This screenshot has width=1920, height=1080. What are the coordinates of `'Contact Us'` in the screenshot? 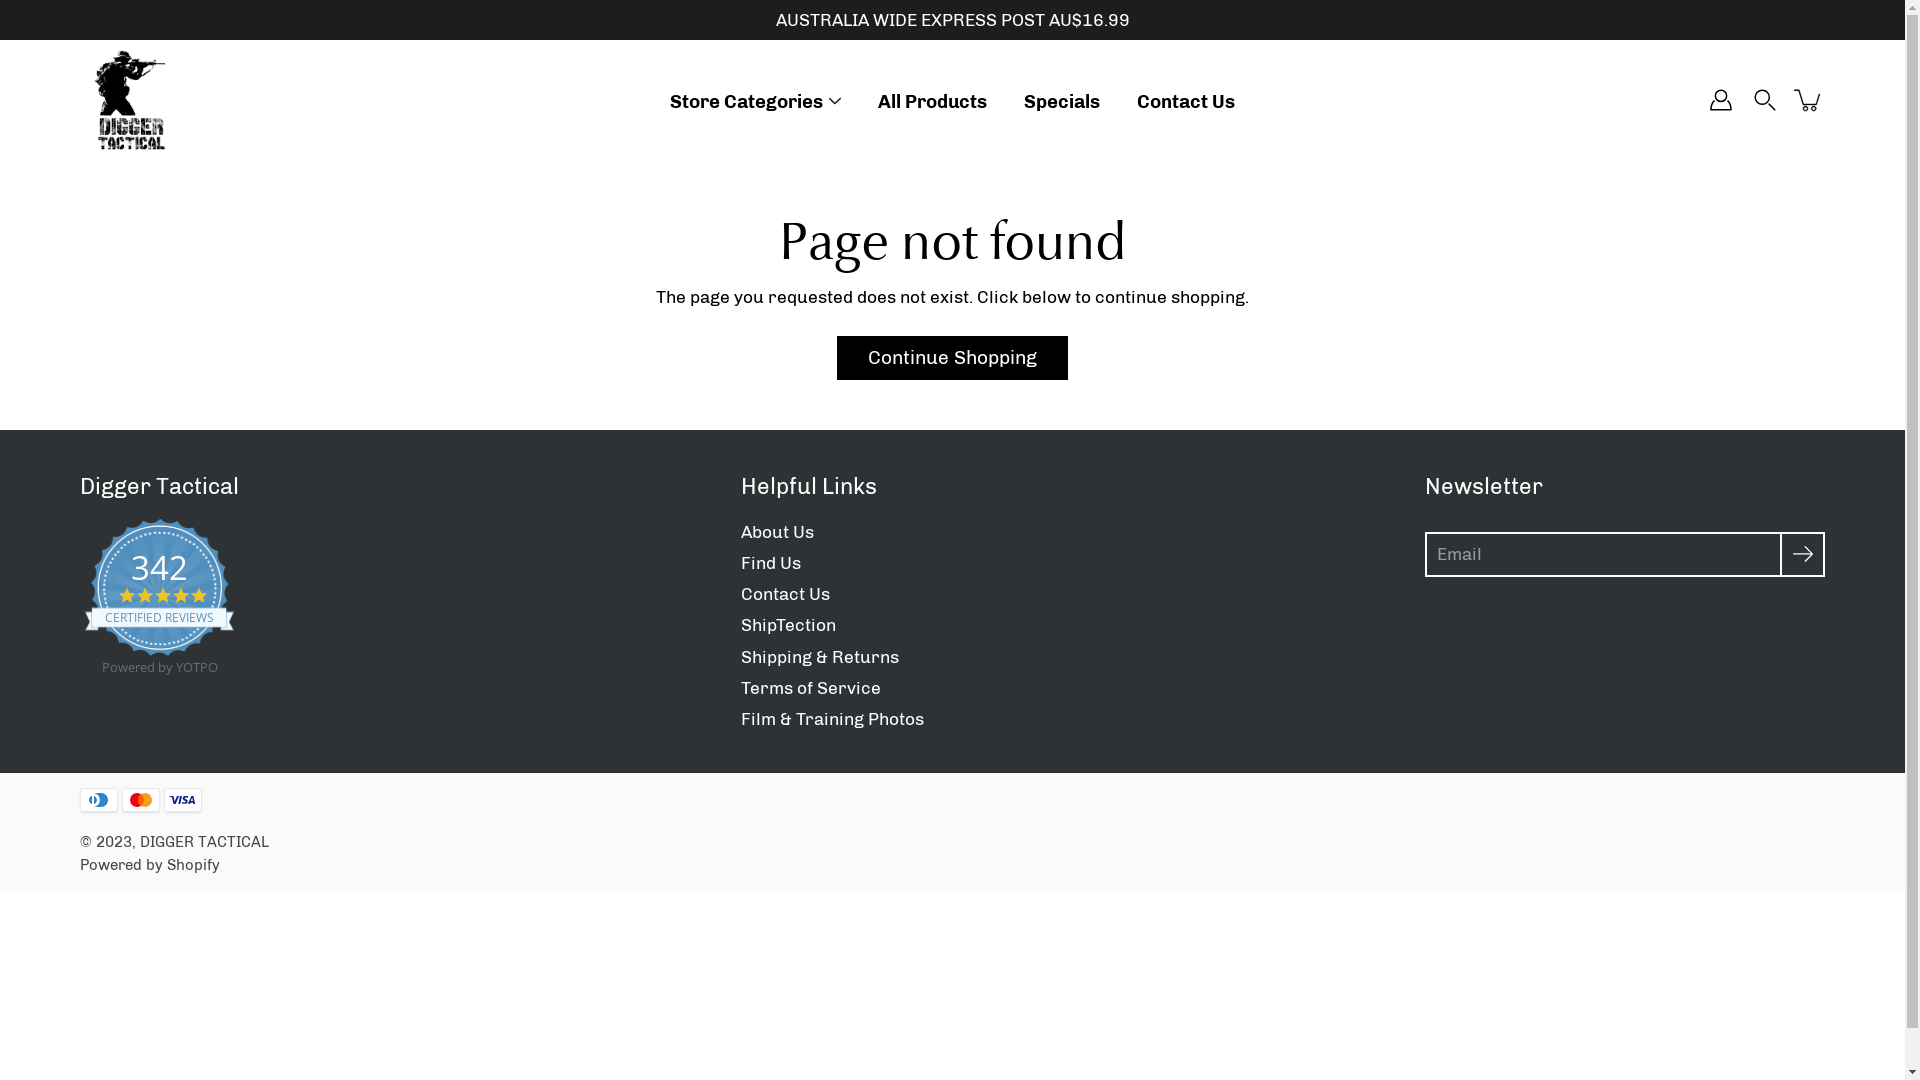 It's located at (783, 593).